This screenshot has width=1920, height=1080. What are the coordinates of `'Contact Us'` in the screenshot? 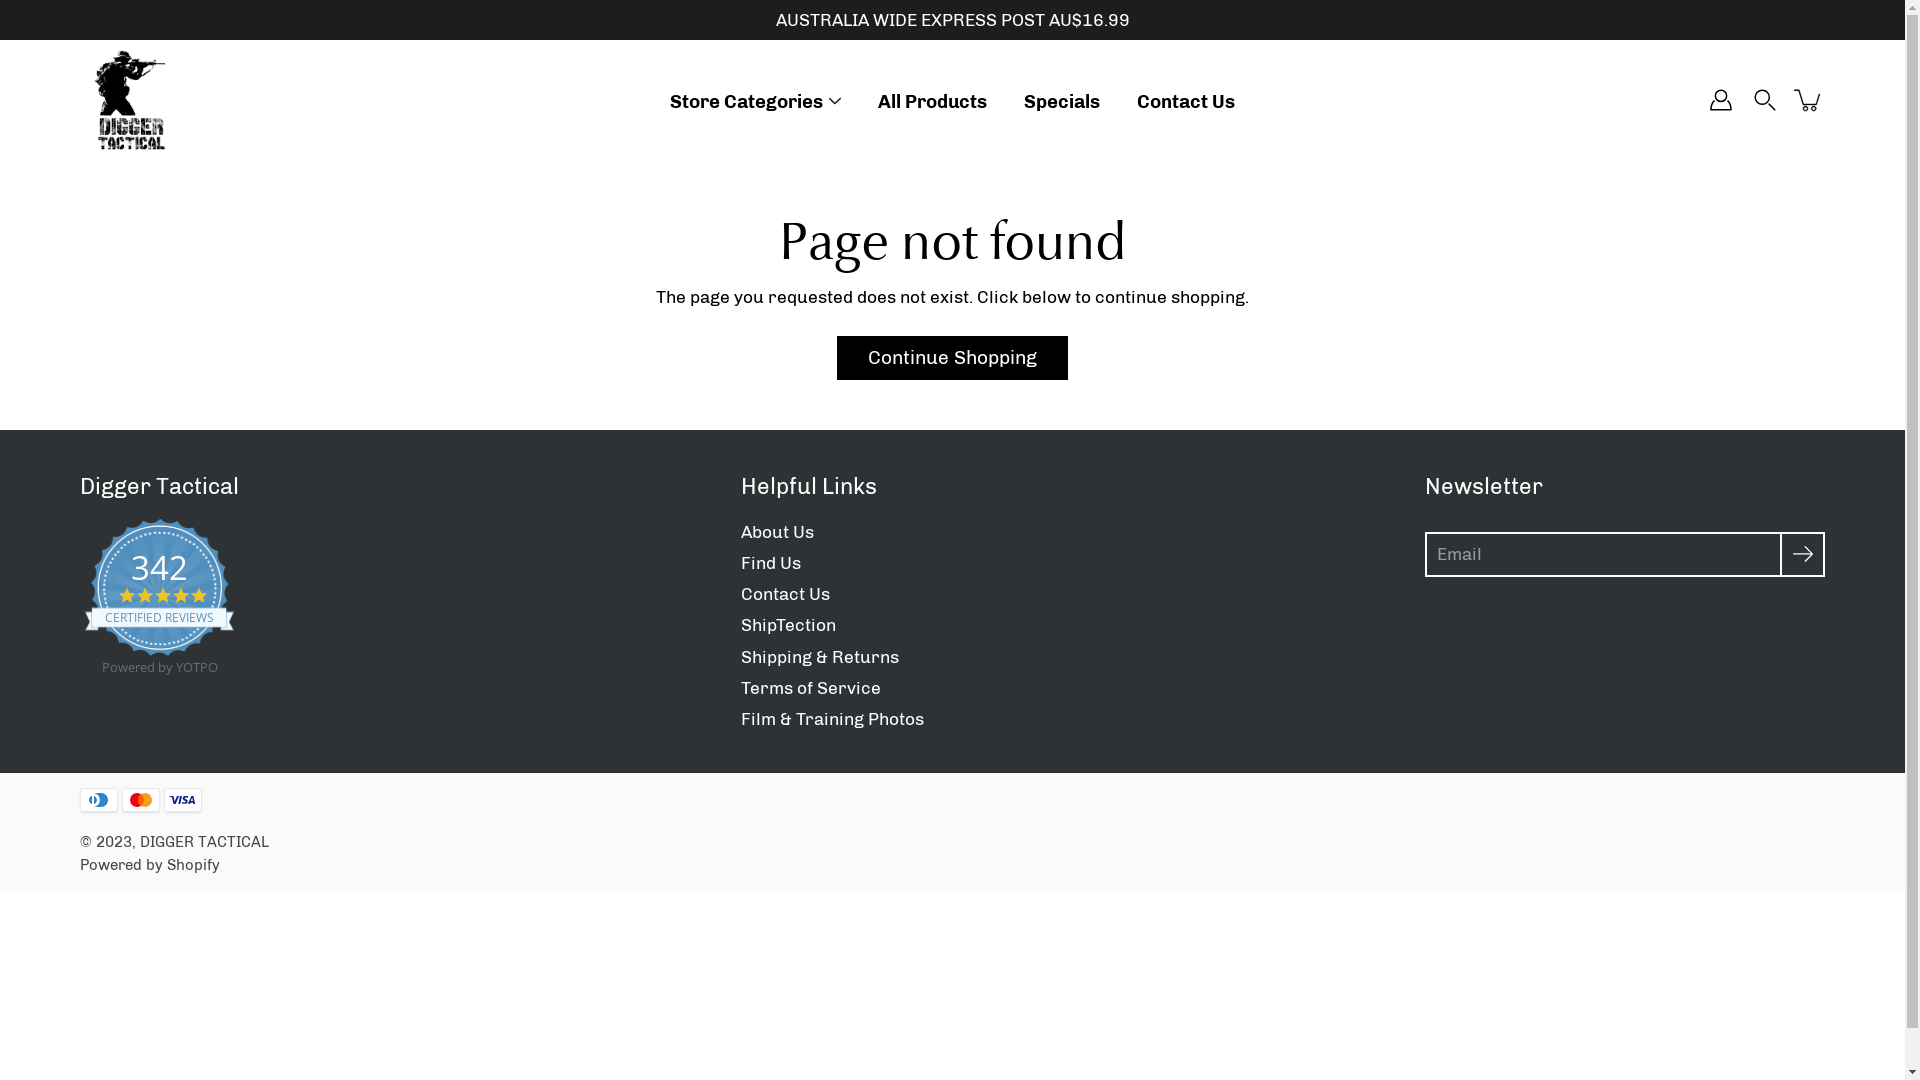 It's located at (783, 593).